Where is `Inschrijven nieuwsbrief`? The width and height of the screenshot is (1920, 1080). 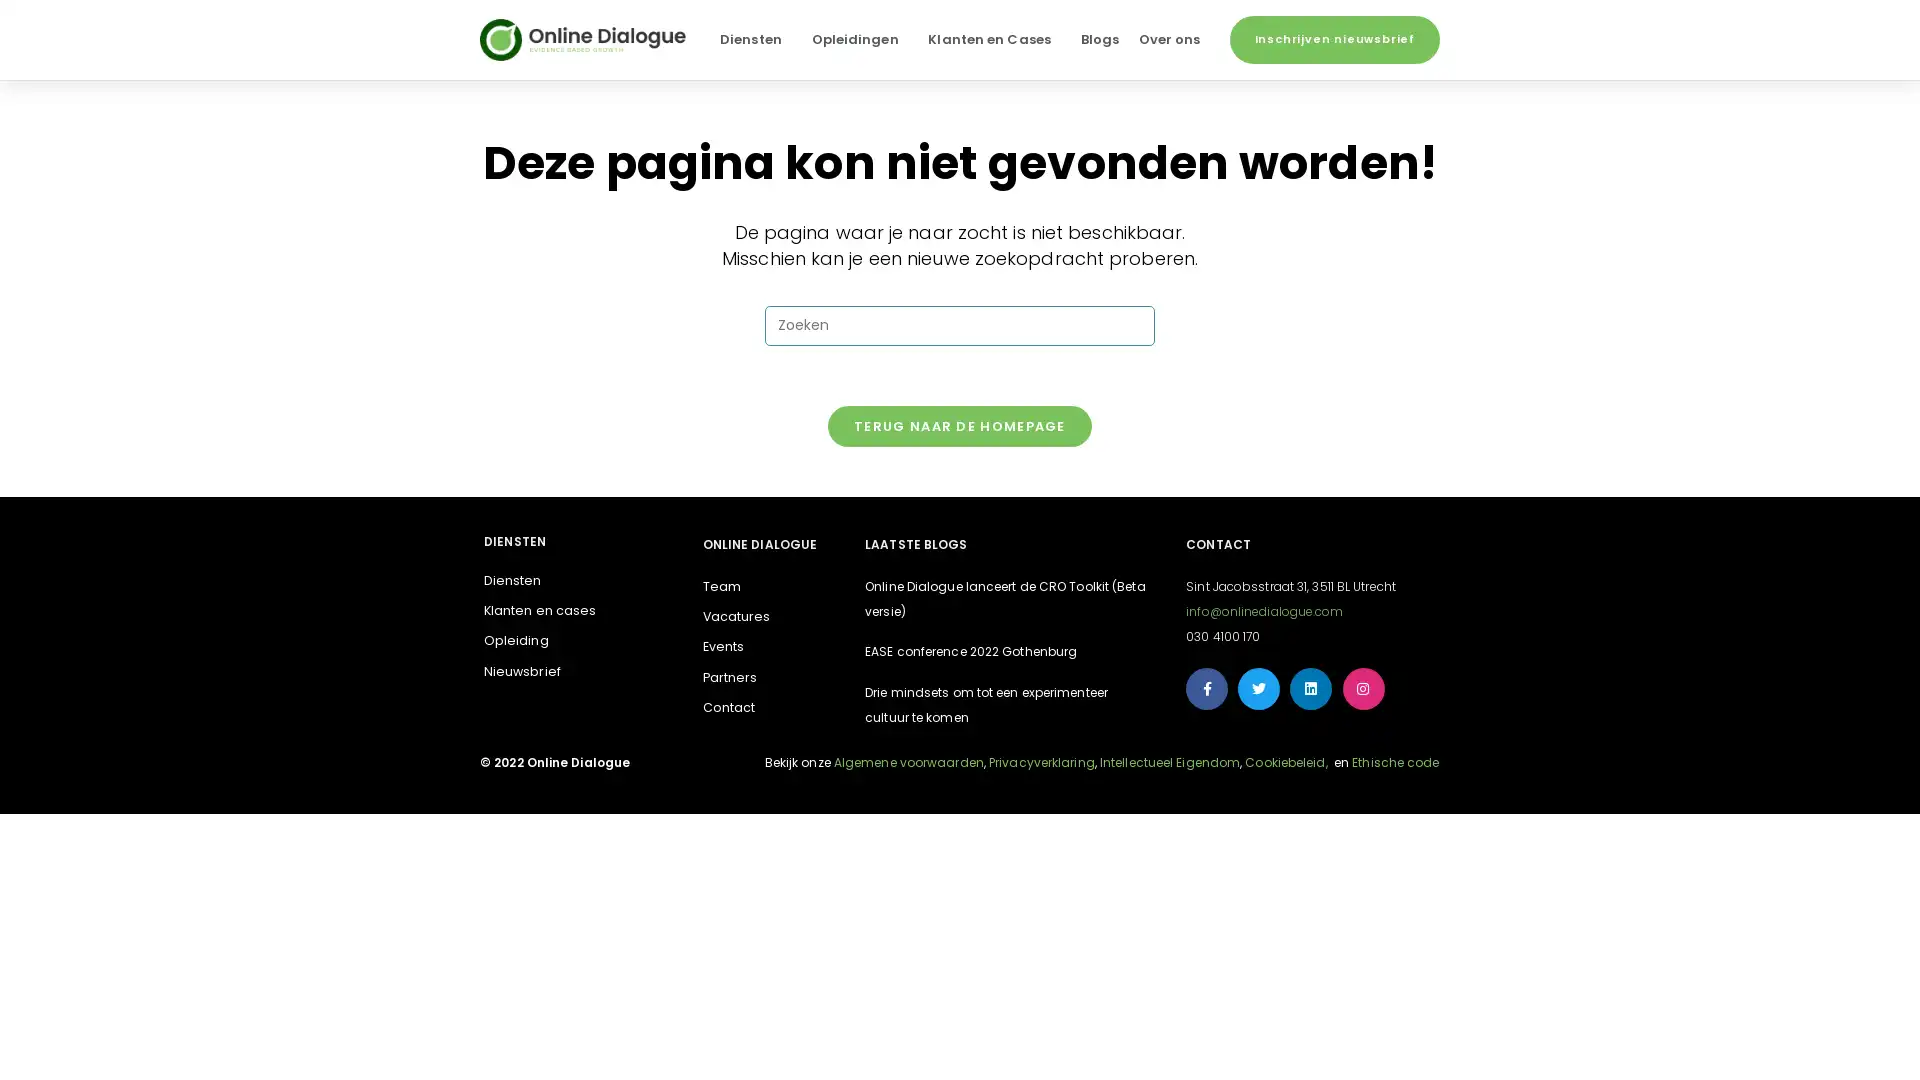 Inschrijven nieuwsbrief is located at coordinates (1334, 39).